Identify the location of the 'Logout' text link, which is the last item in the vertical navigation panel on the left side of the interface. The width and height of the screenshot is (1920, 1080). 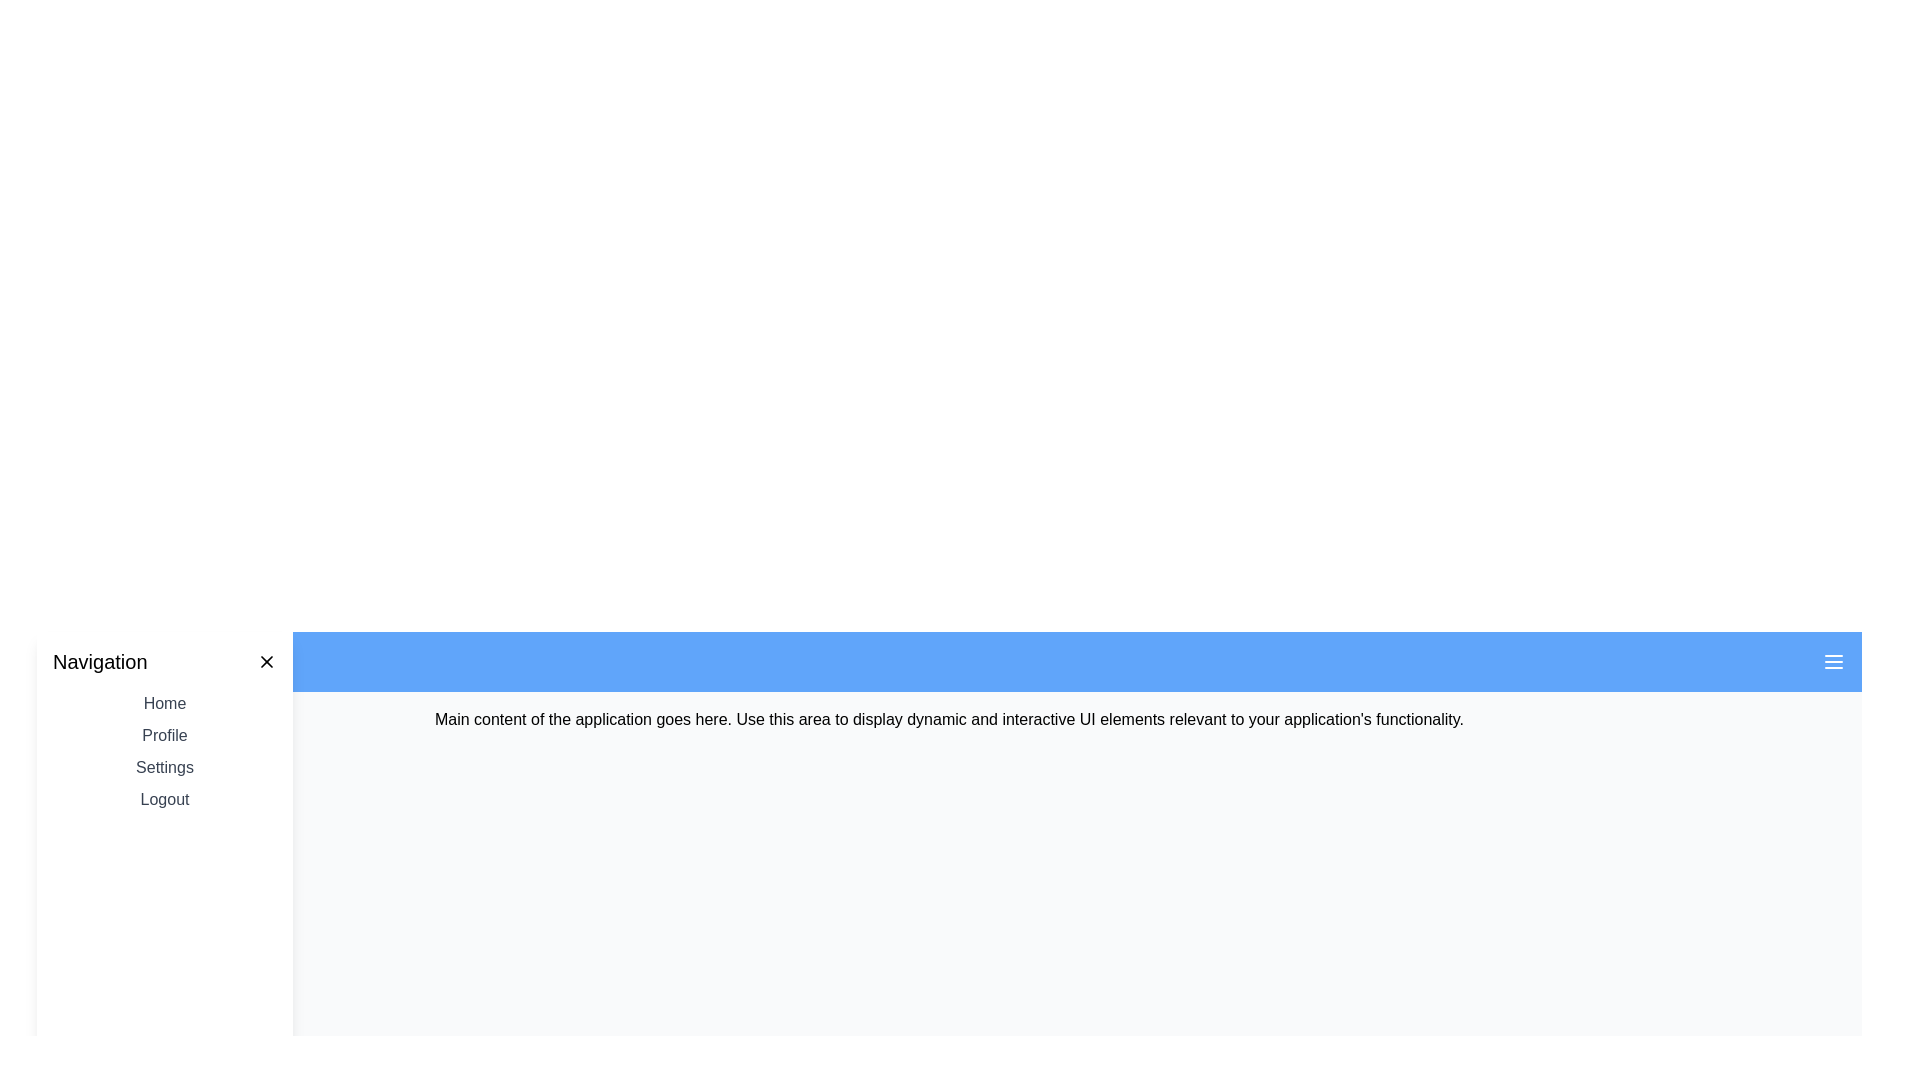
(164, 798).